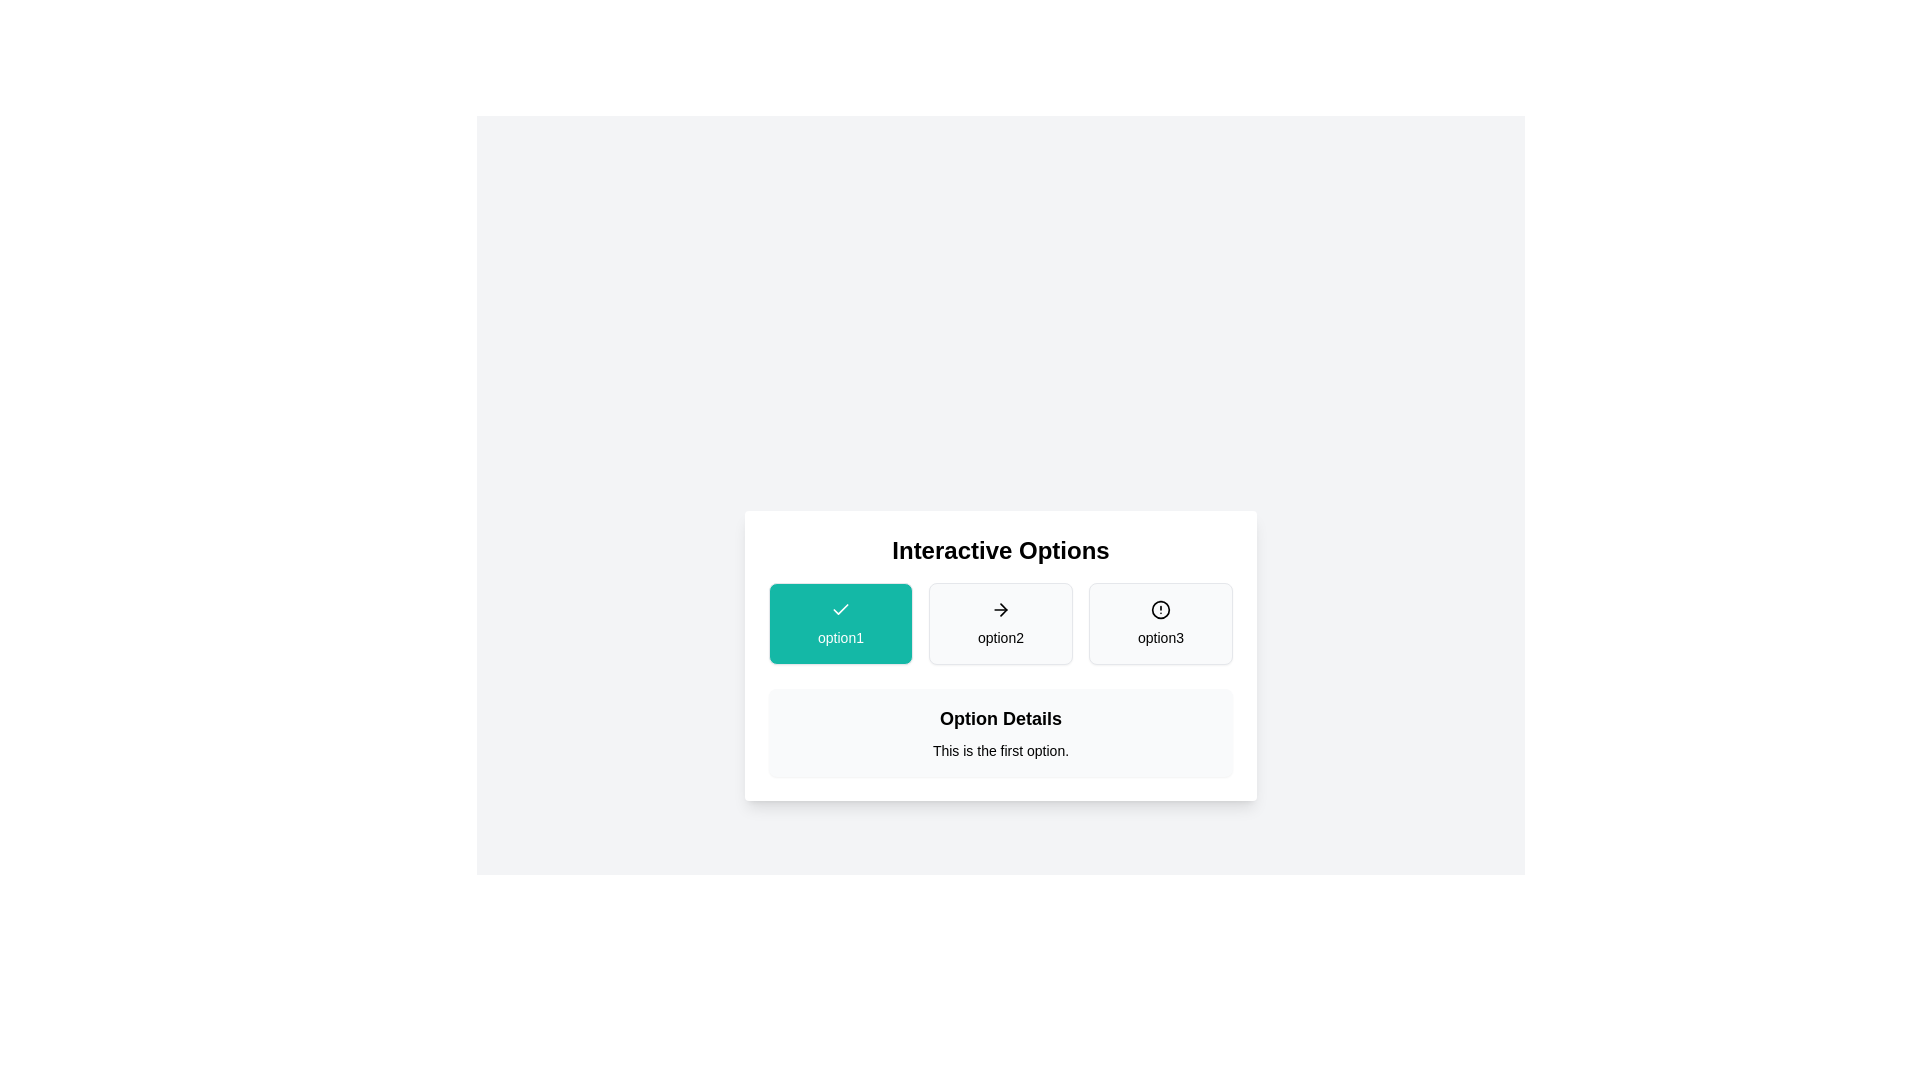 The image size is (1920, 1080). Describe the element at coordinates (1161, 608) in the screenshot. I see `the visual state of the inner circle of the warning icon within the 'option3' rectangular option in the 'Interactive Options' group` at that location.